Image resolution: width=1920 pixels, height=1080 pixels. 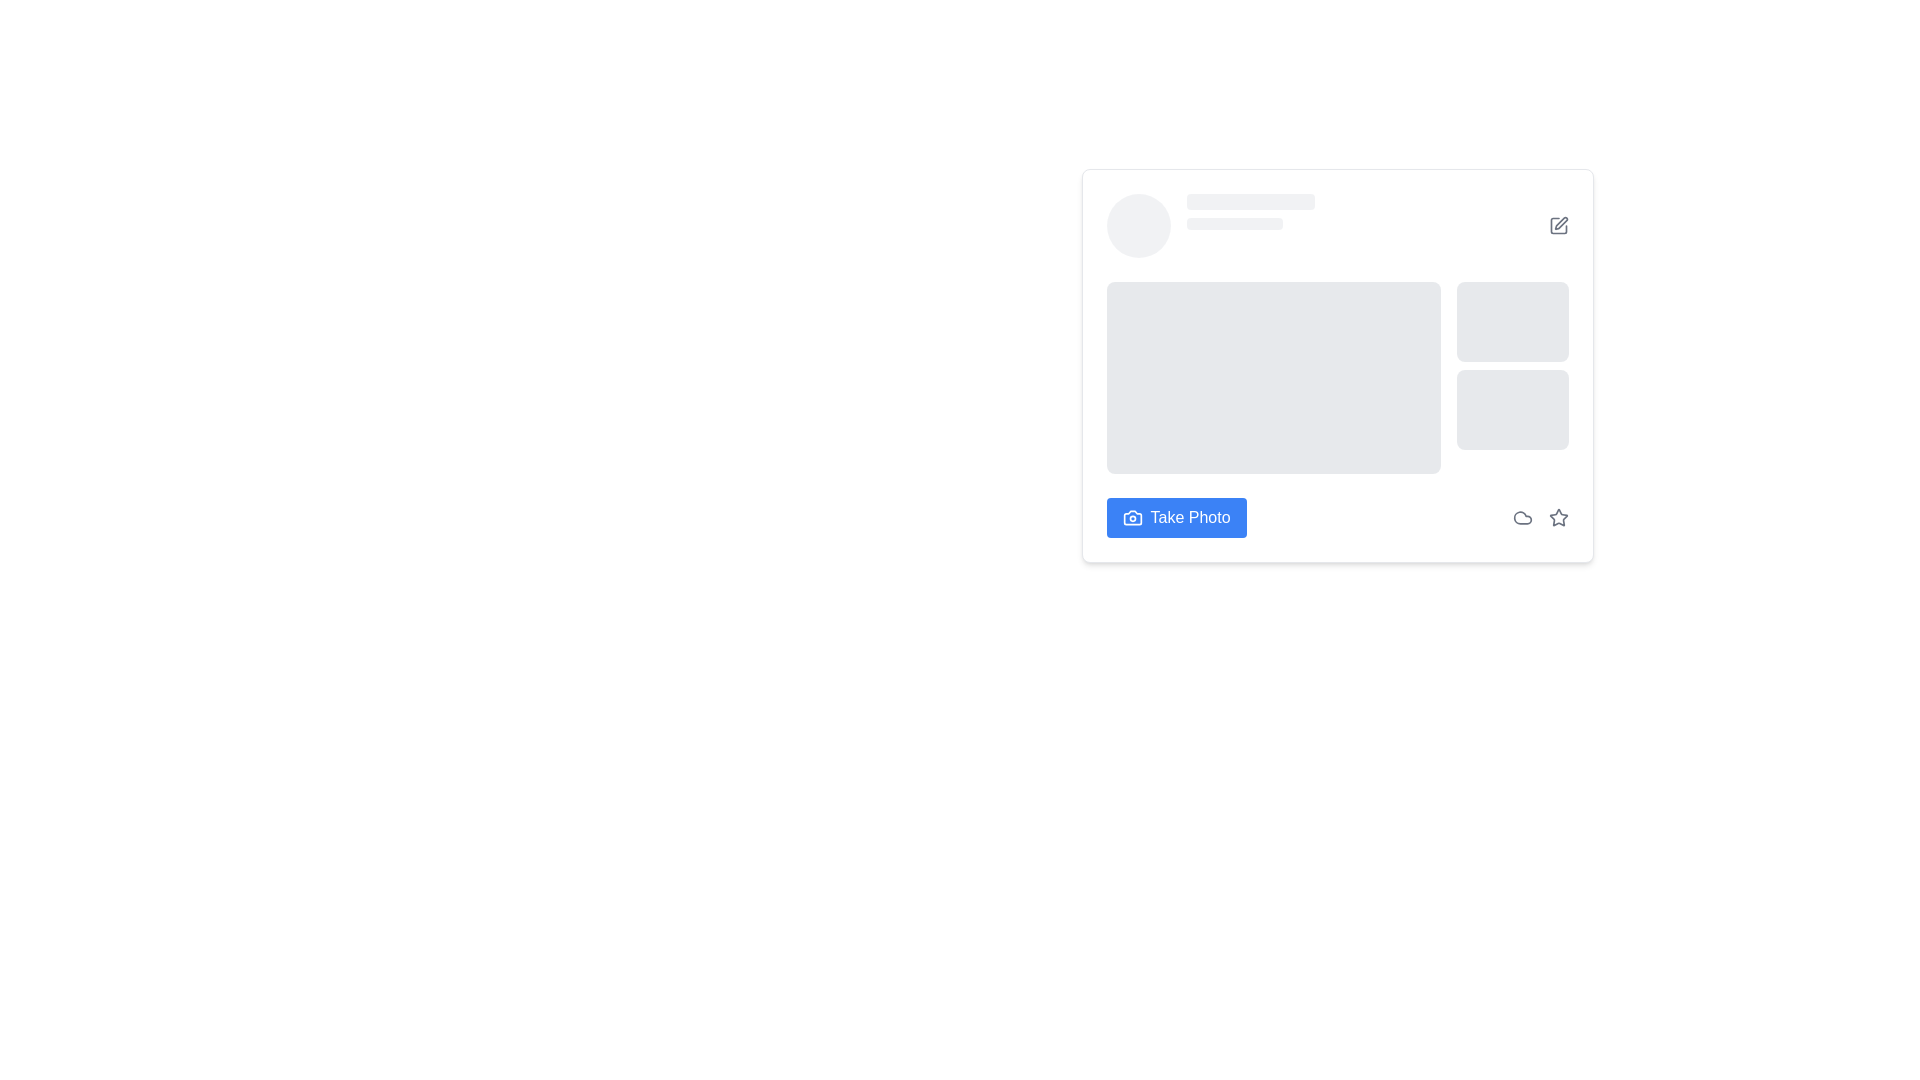 What do you see at coordinates (1559, 223) in the screenshot?
I see `the pen icon located in the top-right corner of the interface card` at bounding box center [1559, 223].